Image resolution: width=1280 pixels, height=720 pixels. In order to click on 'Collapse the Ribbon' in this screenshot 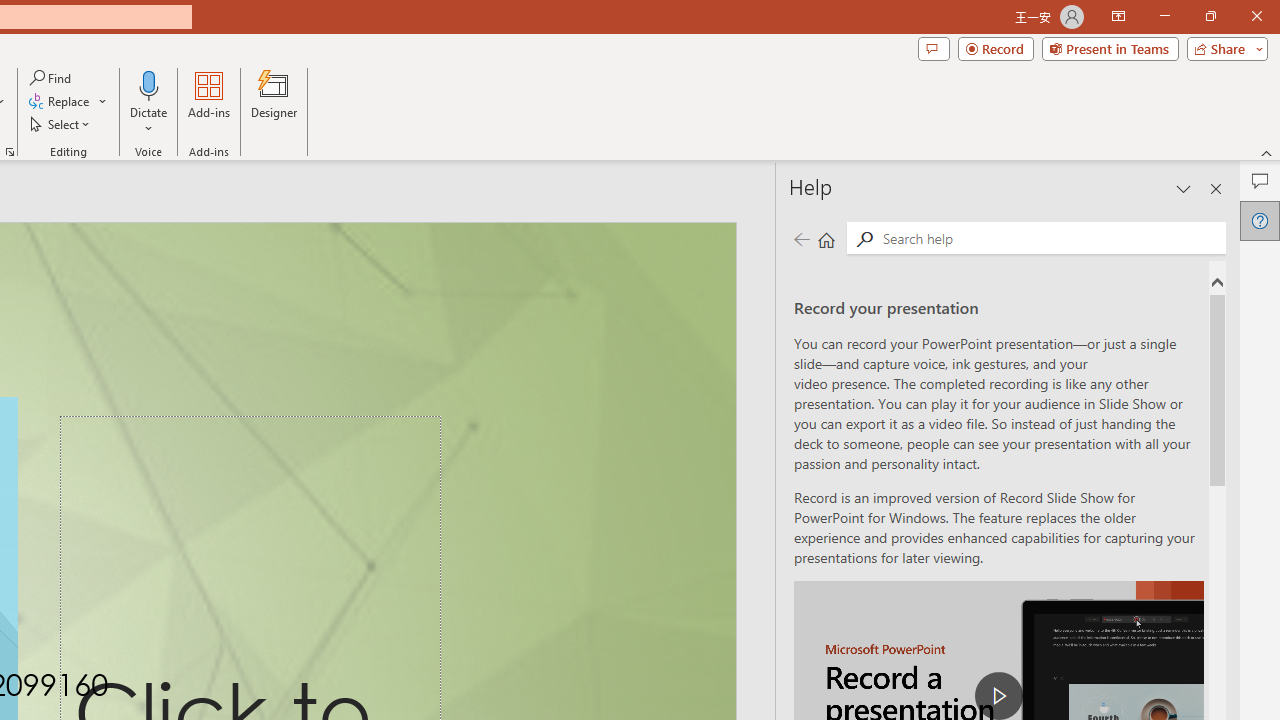, I will do `click(1266, 152)`.